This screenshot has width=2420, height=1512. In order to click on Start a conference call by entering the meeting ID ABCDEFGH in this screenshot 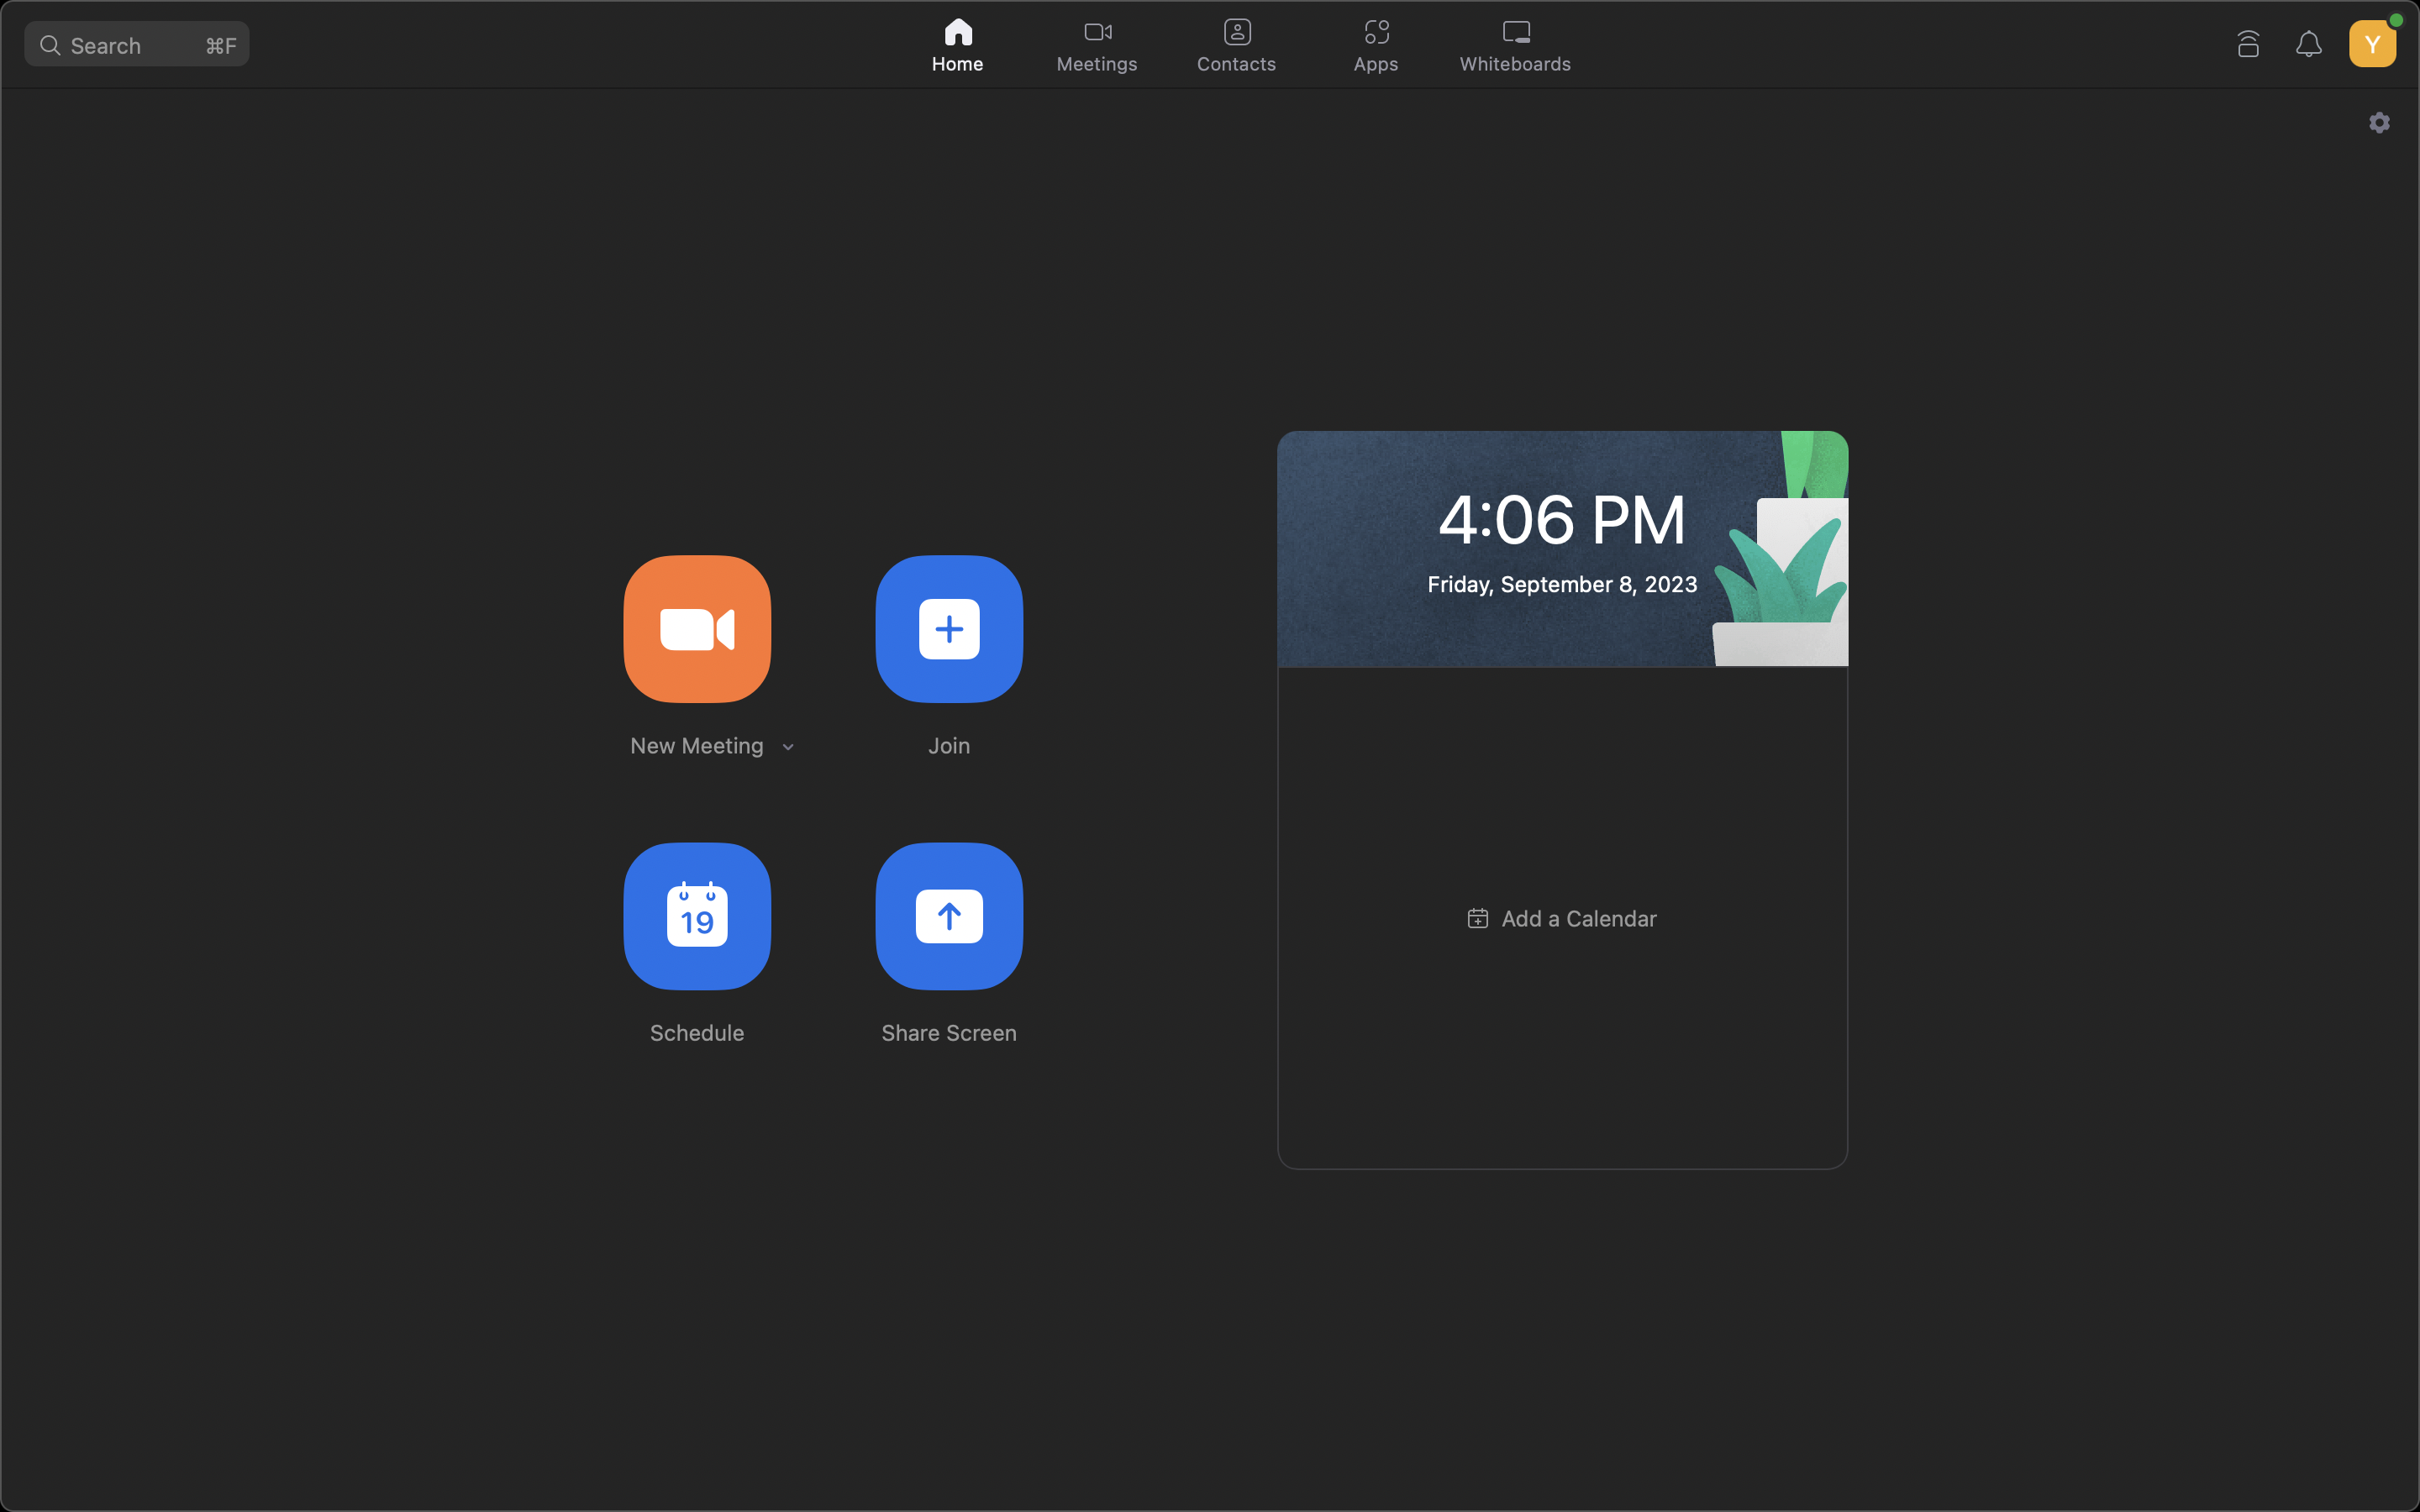, I will do `click(948, 626)`.